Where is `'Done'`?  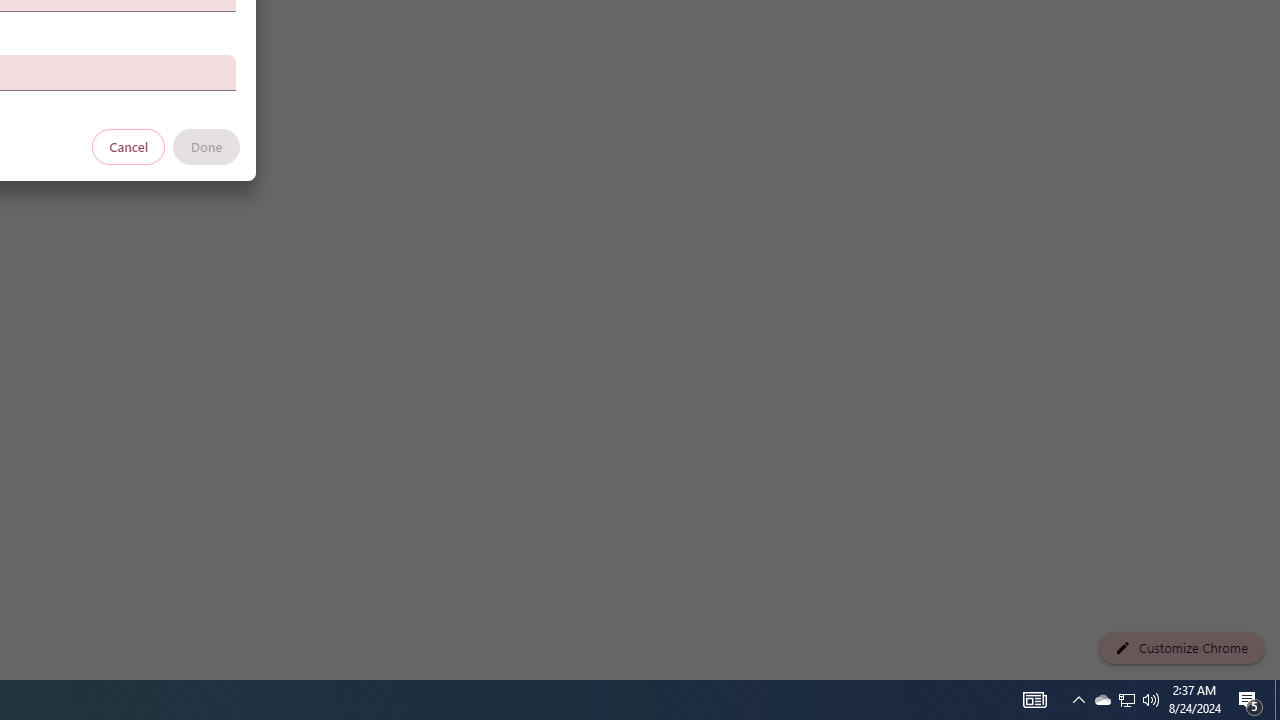
'Done' is located at coordinates (206, 145).